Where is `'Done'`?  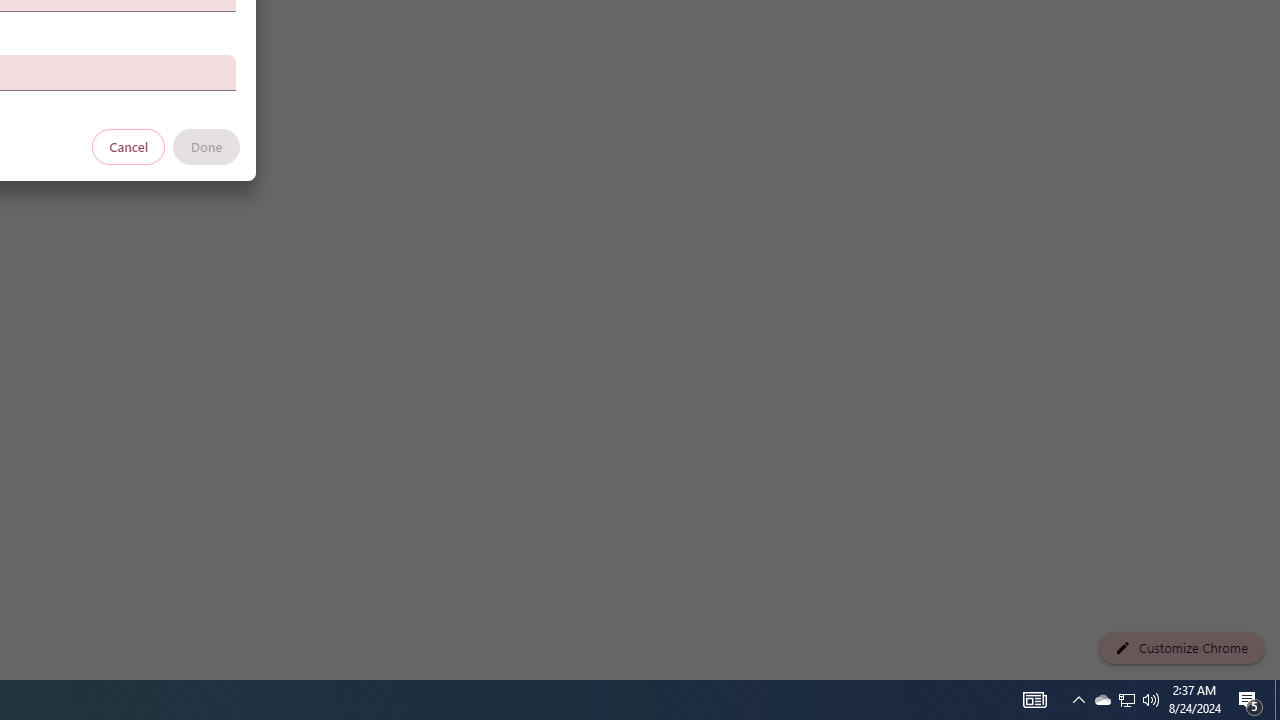
'Done' is located at coordinates (206, 145).